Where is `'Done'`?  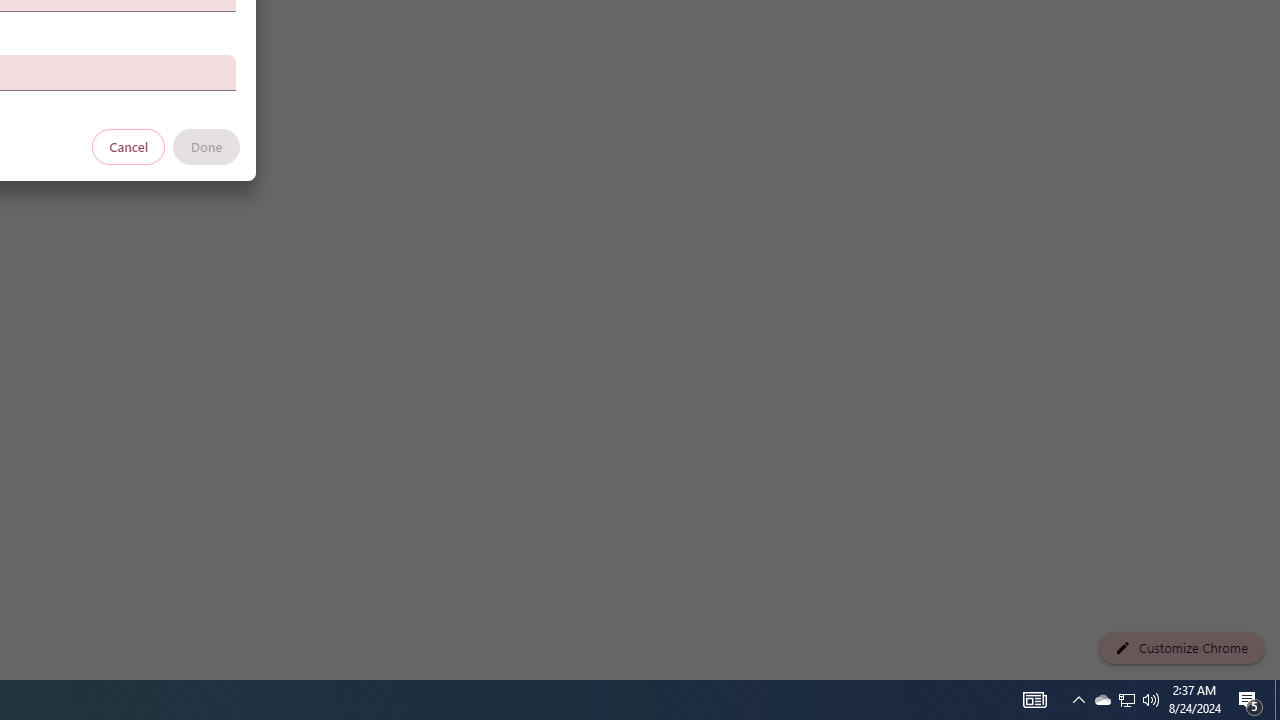
'Done' is located at coordinates (206, 145).